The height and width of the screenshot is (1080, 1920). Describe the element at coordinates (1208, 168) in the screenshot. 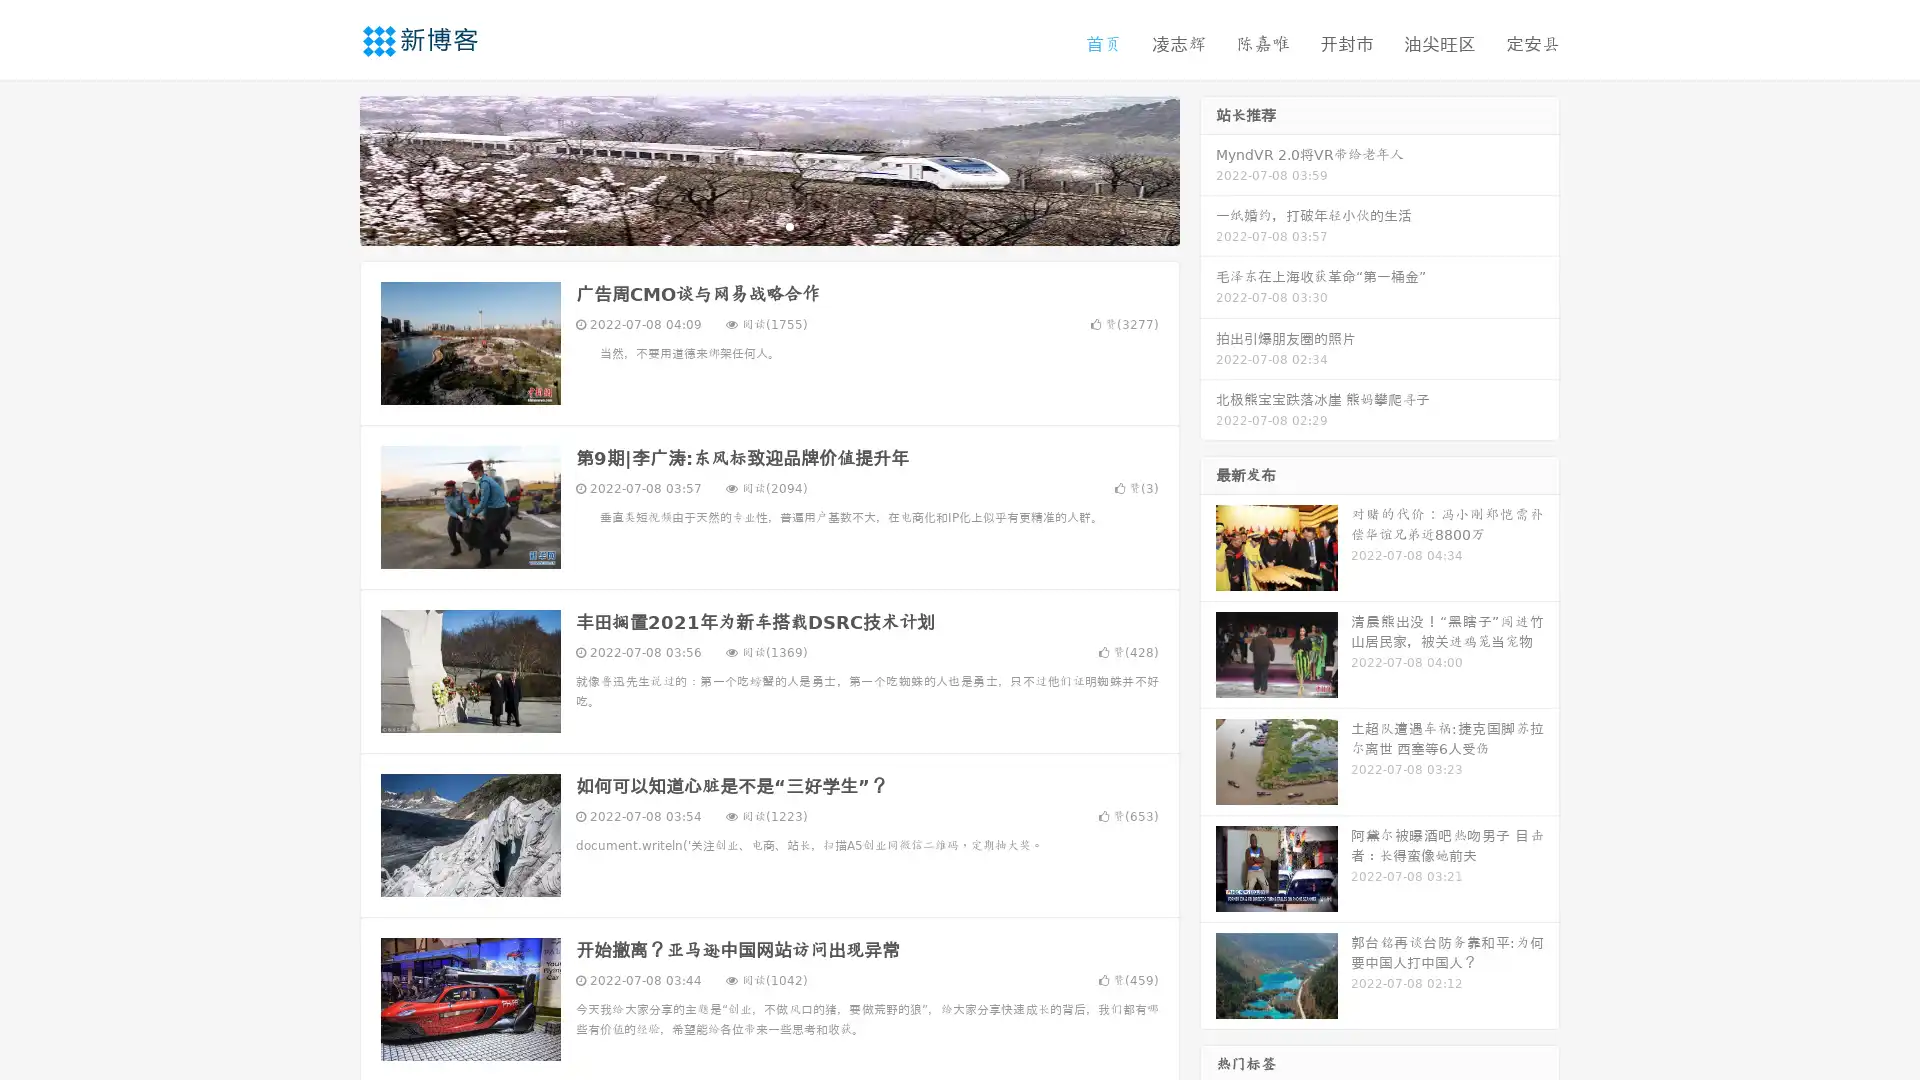

I see `Next slide` at that location.